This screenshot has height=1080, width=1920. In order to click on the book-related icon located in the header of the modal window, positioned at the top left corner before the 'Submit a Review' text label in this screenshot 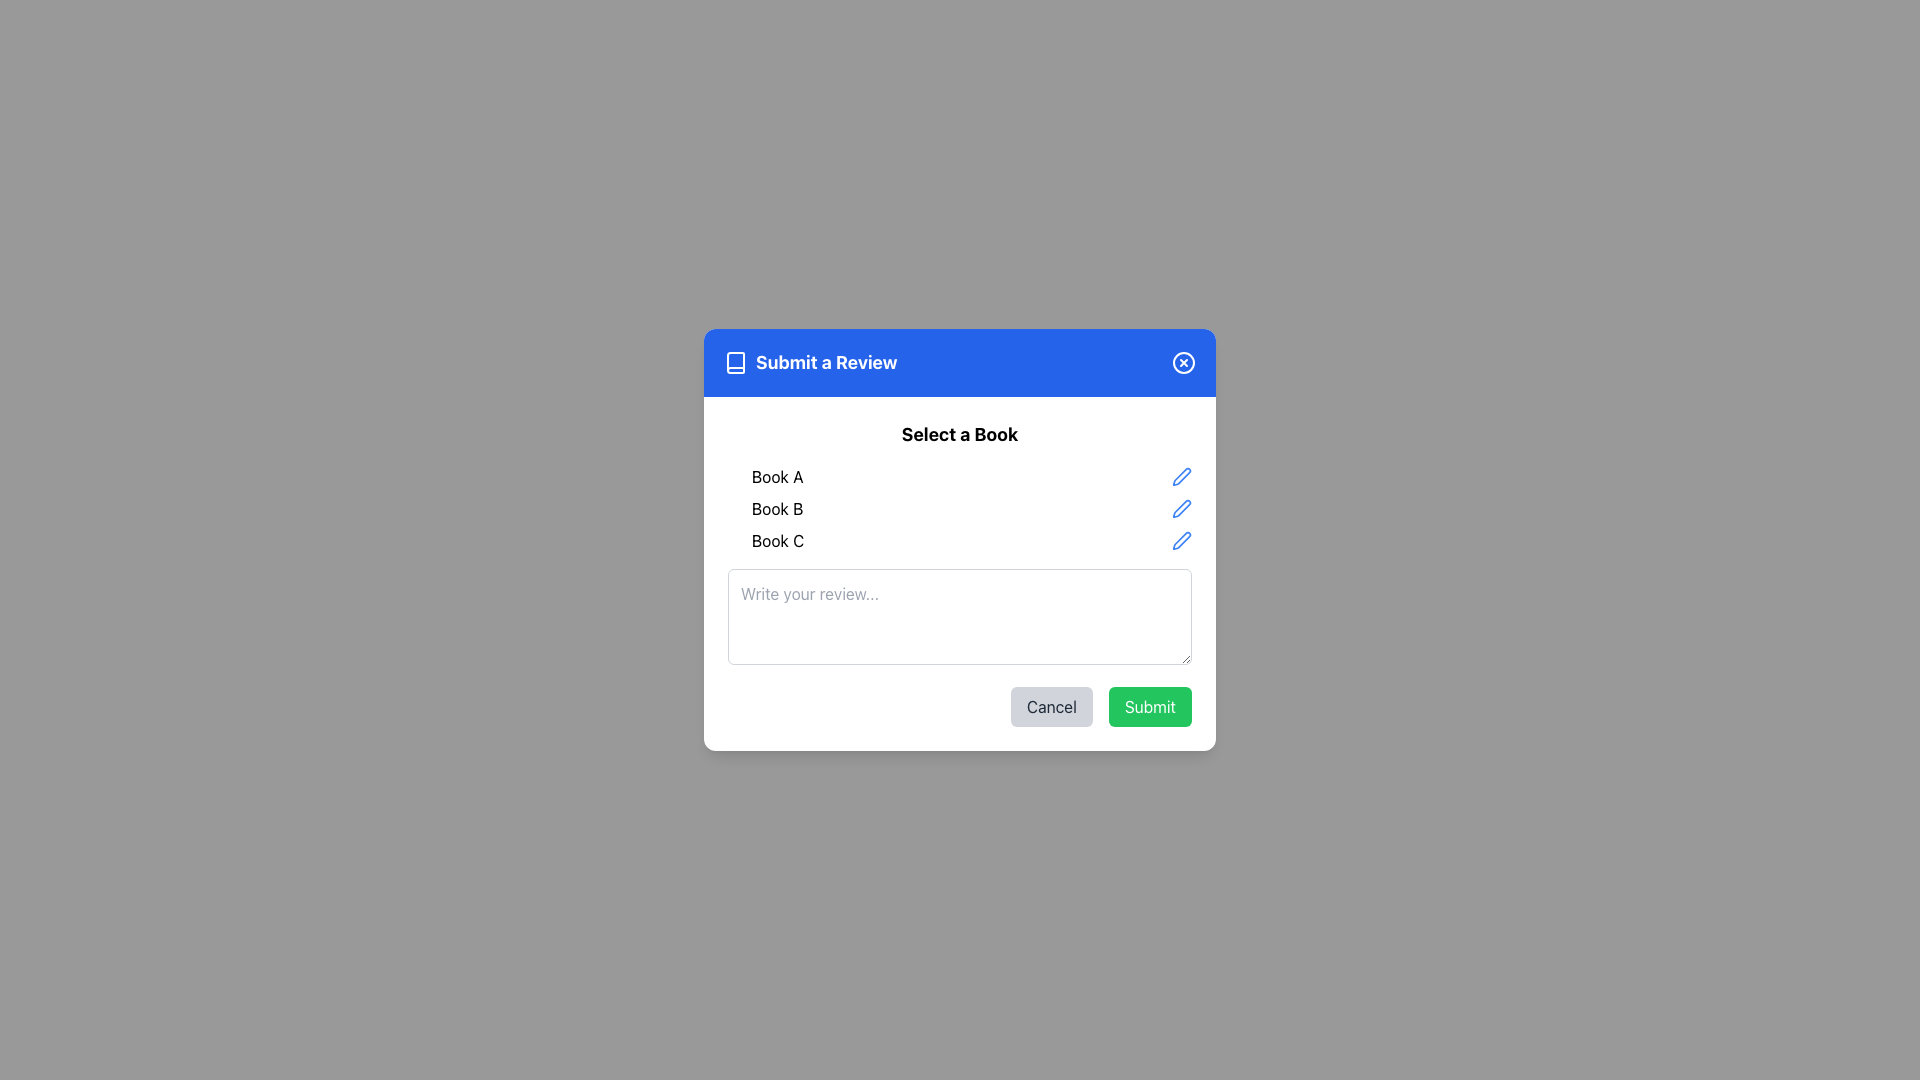, I will do `click(734, 362)`.